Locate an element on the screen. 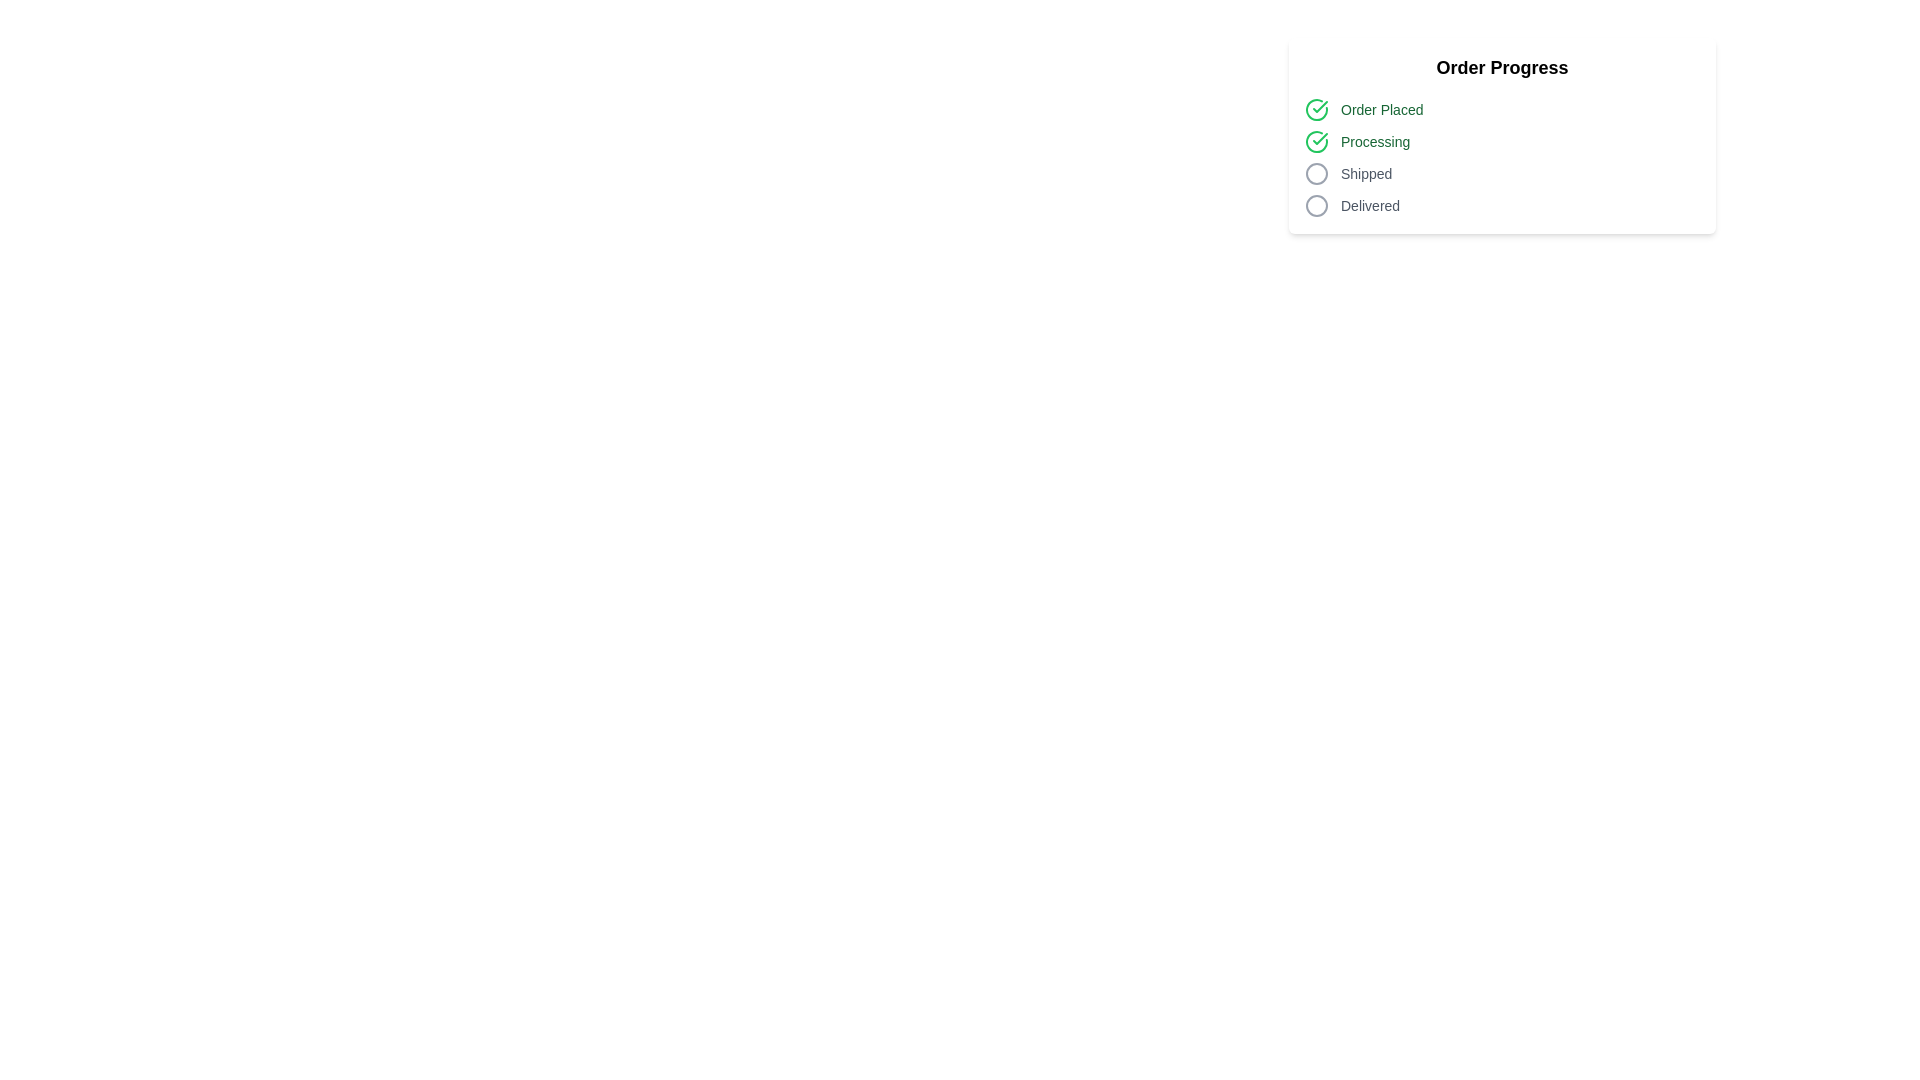 The width and height of the screenshot is (1920, 1080). text content of the 'Delivered' step label in the order status list, which is the fourth element aligned with a circular icon within the 'Order Progress' box is located at coordinates (1369, 205).